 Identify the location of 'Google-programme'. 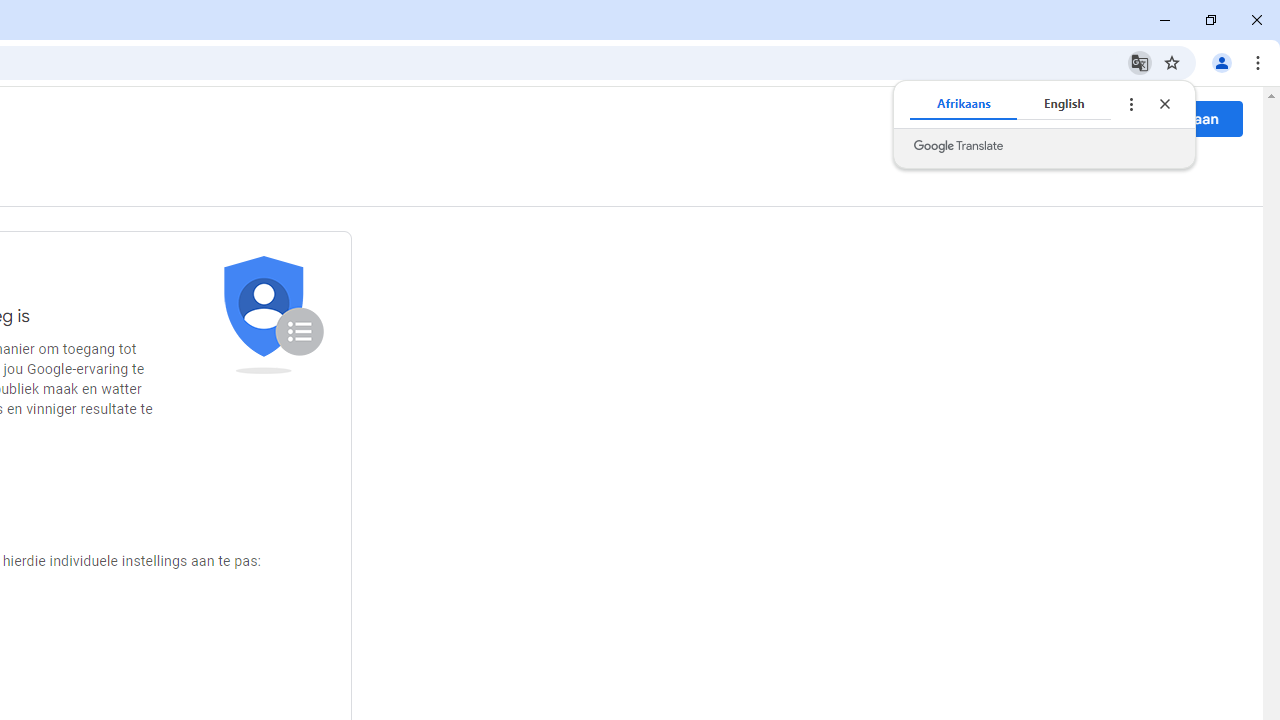
(1099, 119).